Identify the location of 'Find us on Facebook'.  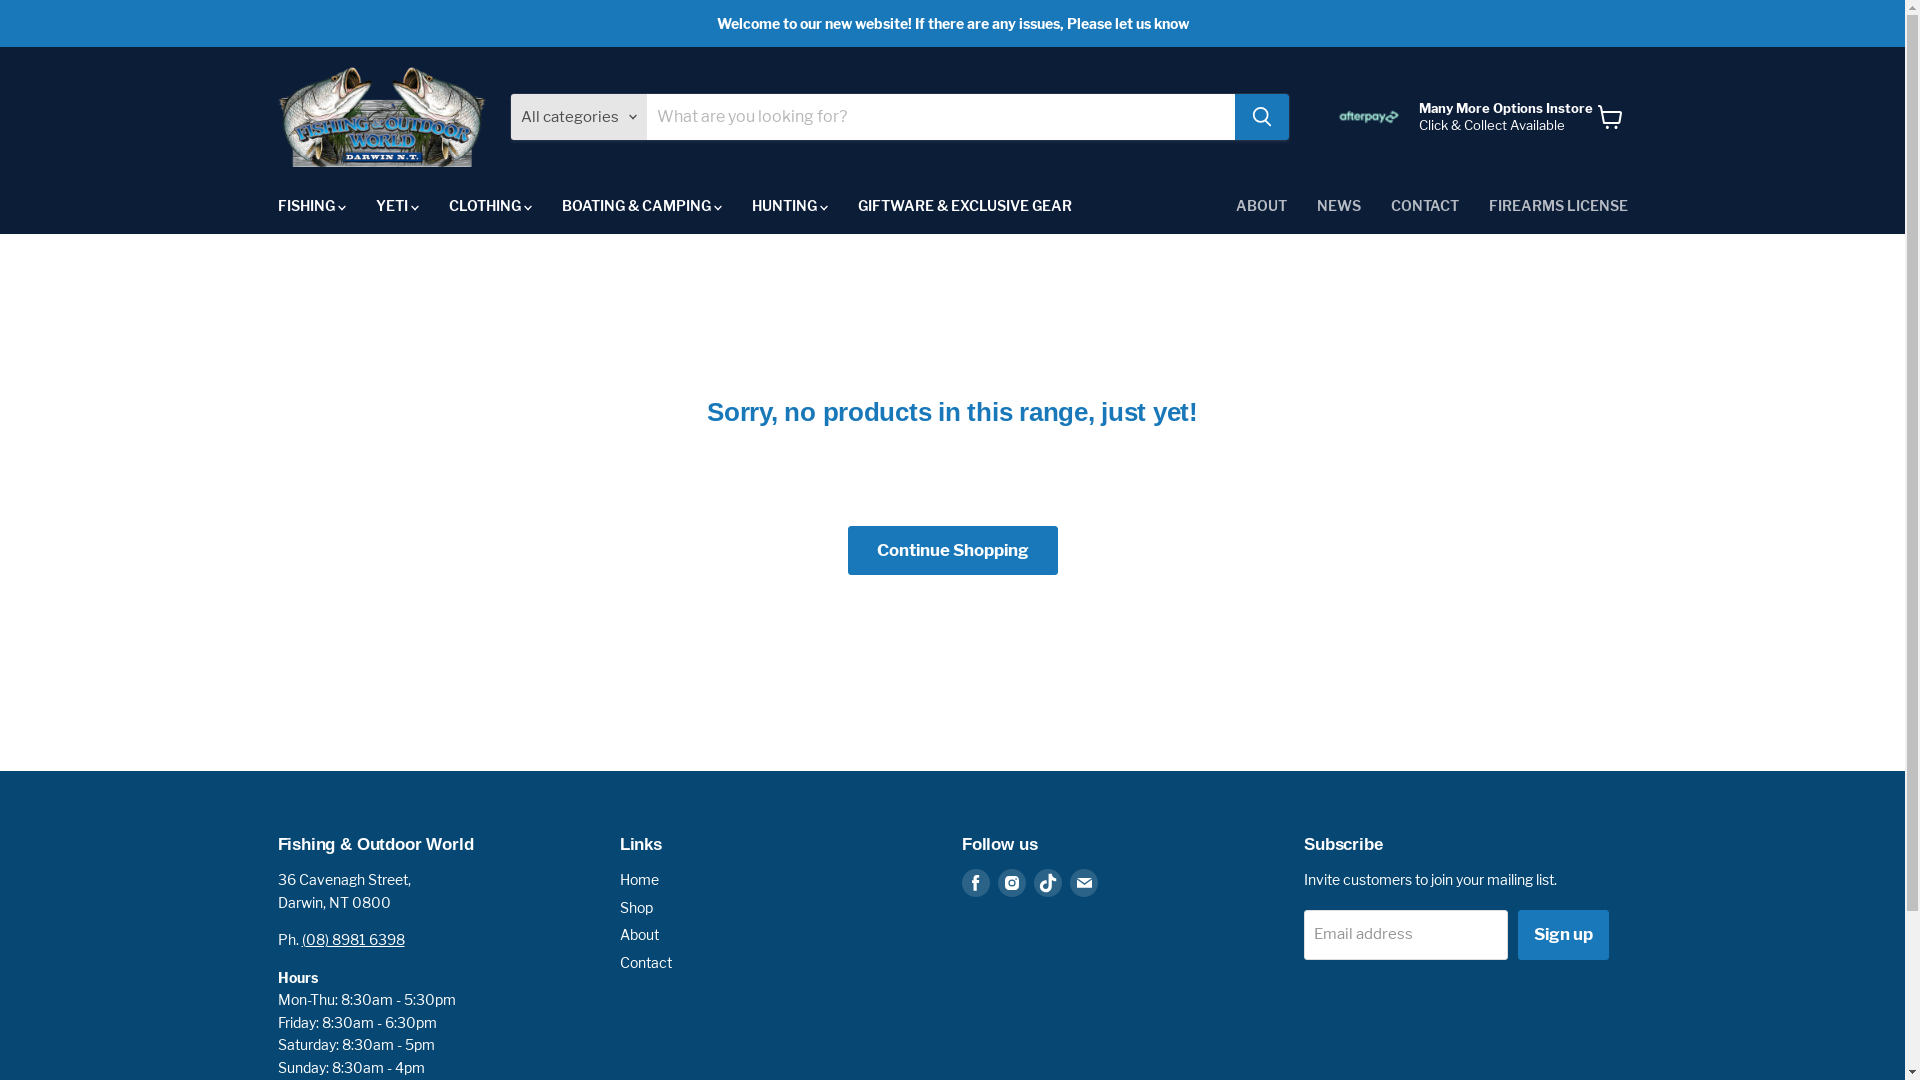
(975, 882).